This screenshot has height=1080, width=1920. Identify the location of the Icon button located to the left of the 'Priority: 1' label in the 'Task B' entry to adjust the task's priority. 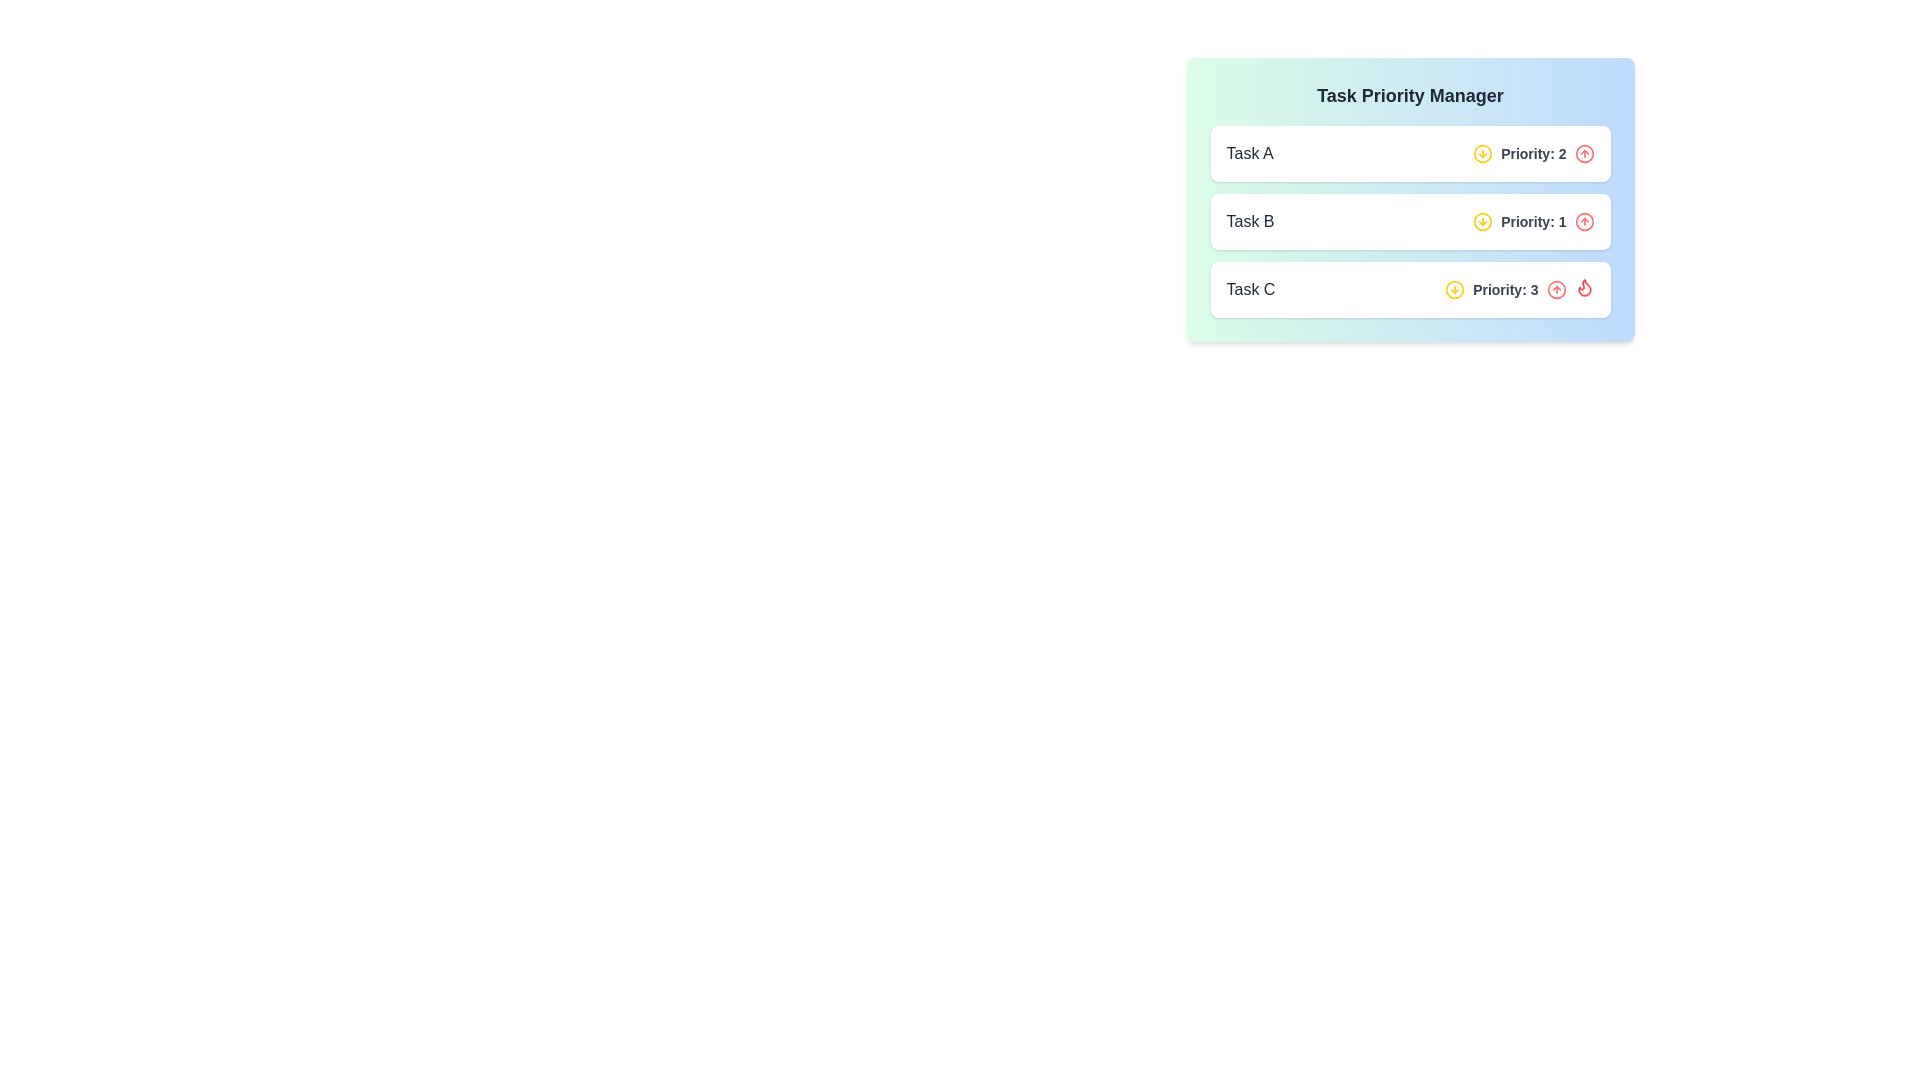
(1483, 222).